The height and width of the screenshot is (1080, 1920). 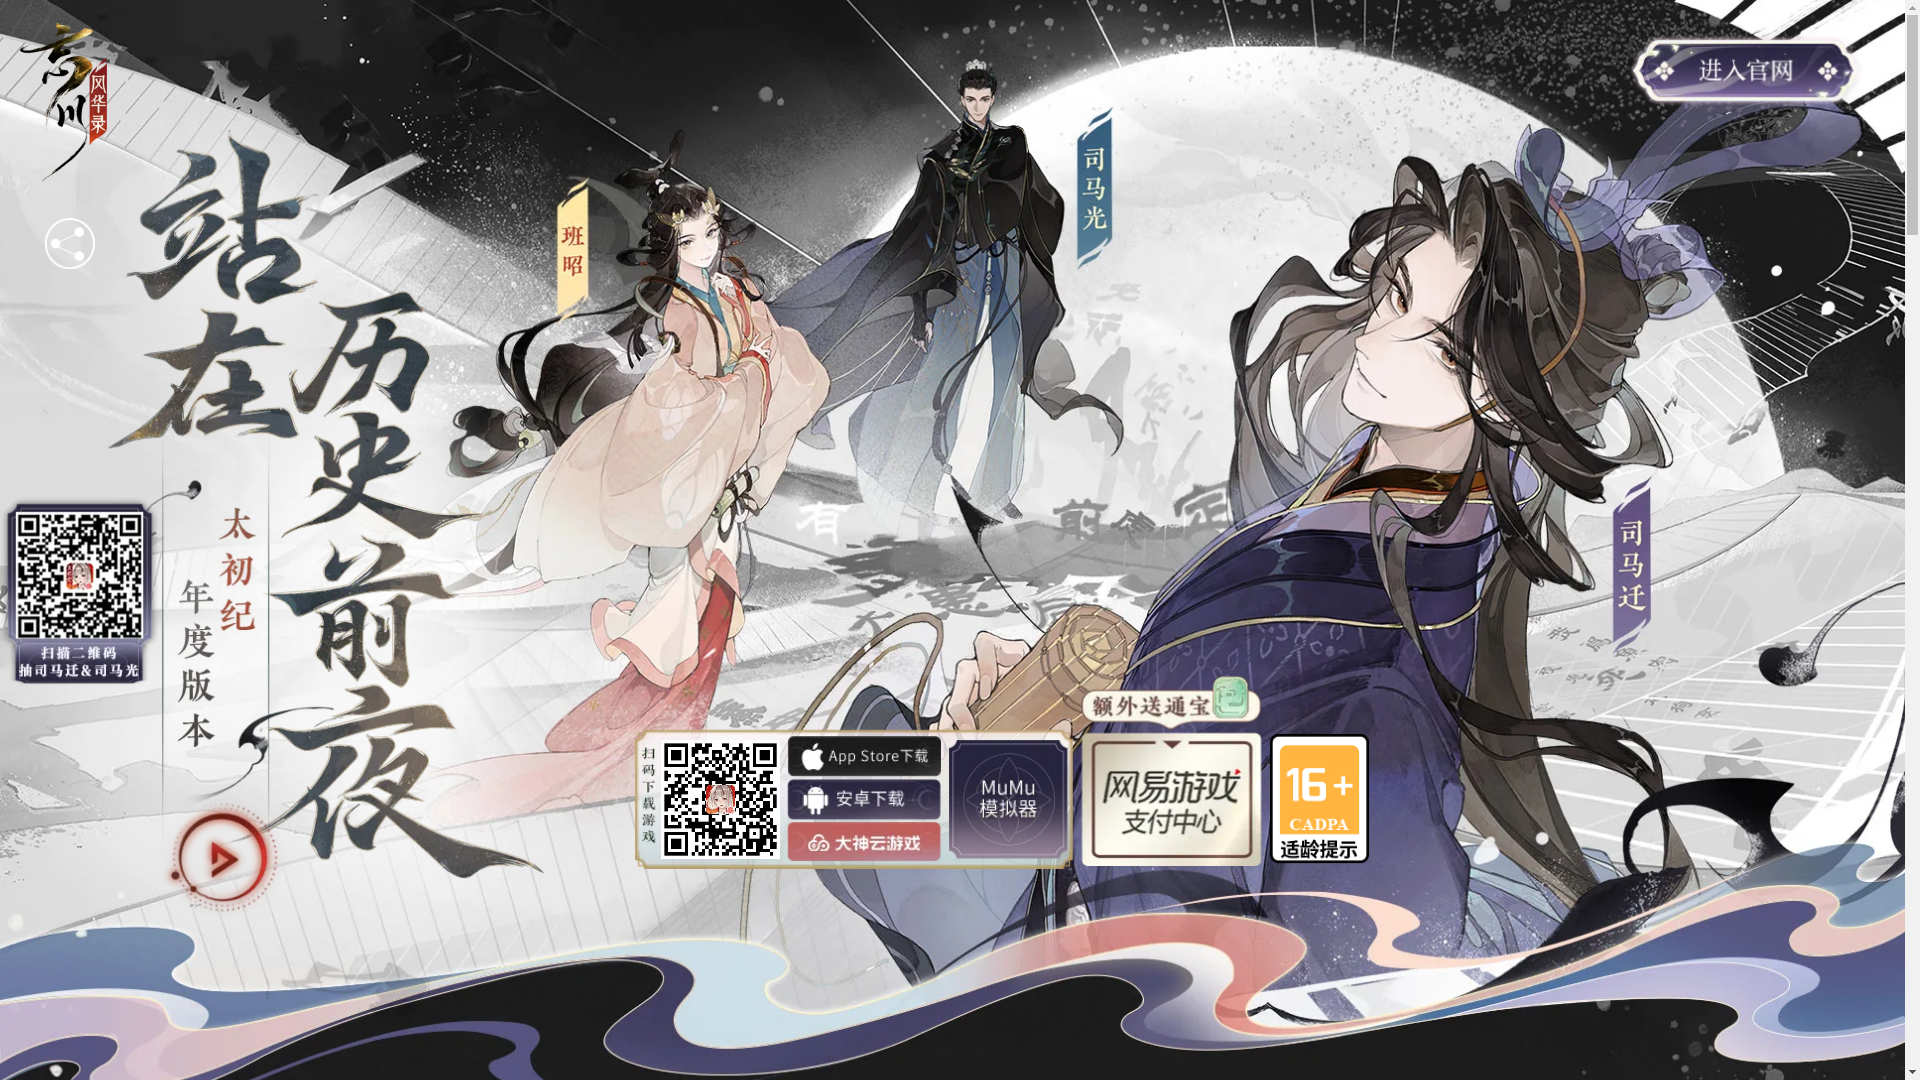 What do you see at coordinates (1319, 797) in the screenshot?
I see `'16+'` at bounding box center [1319, 797].